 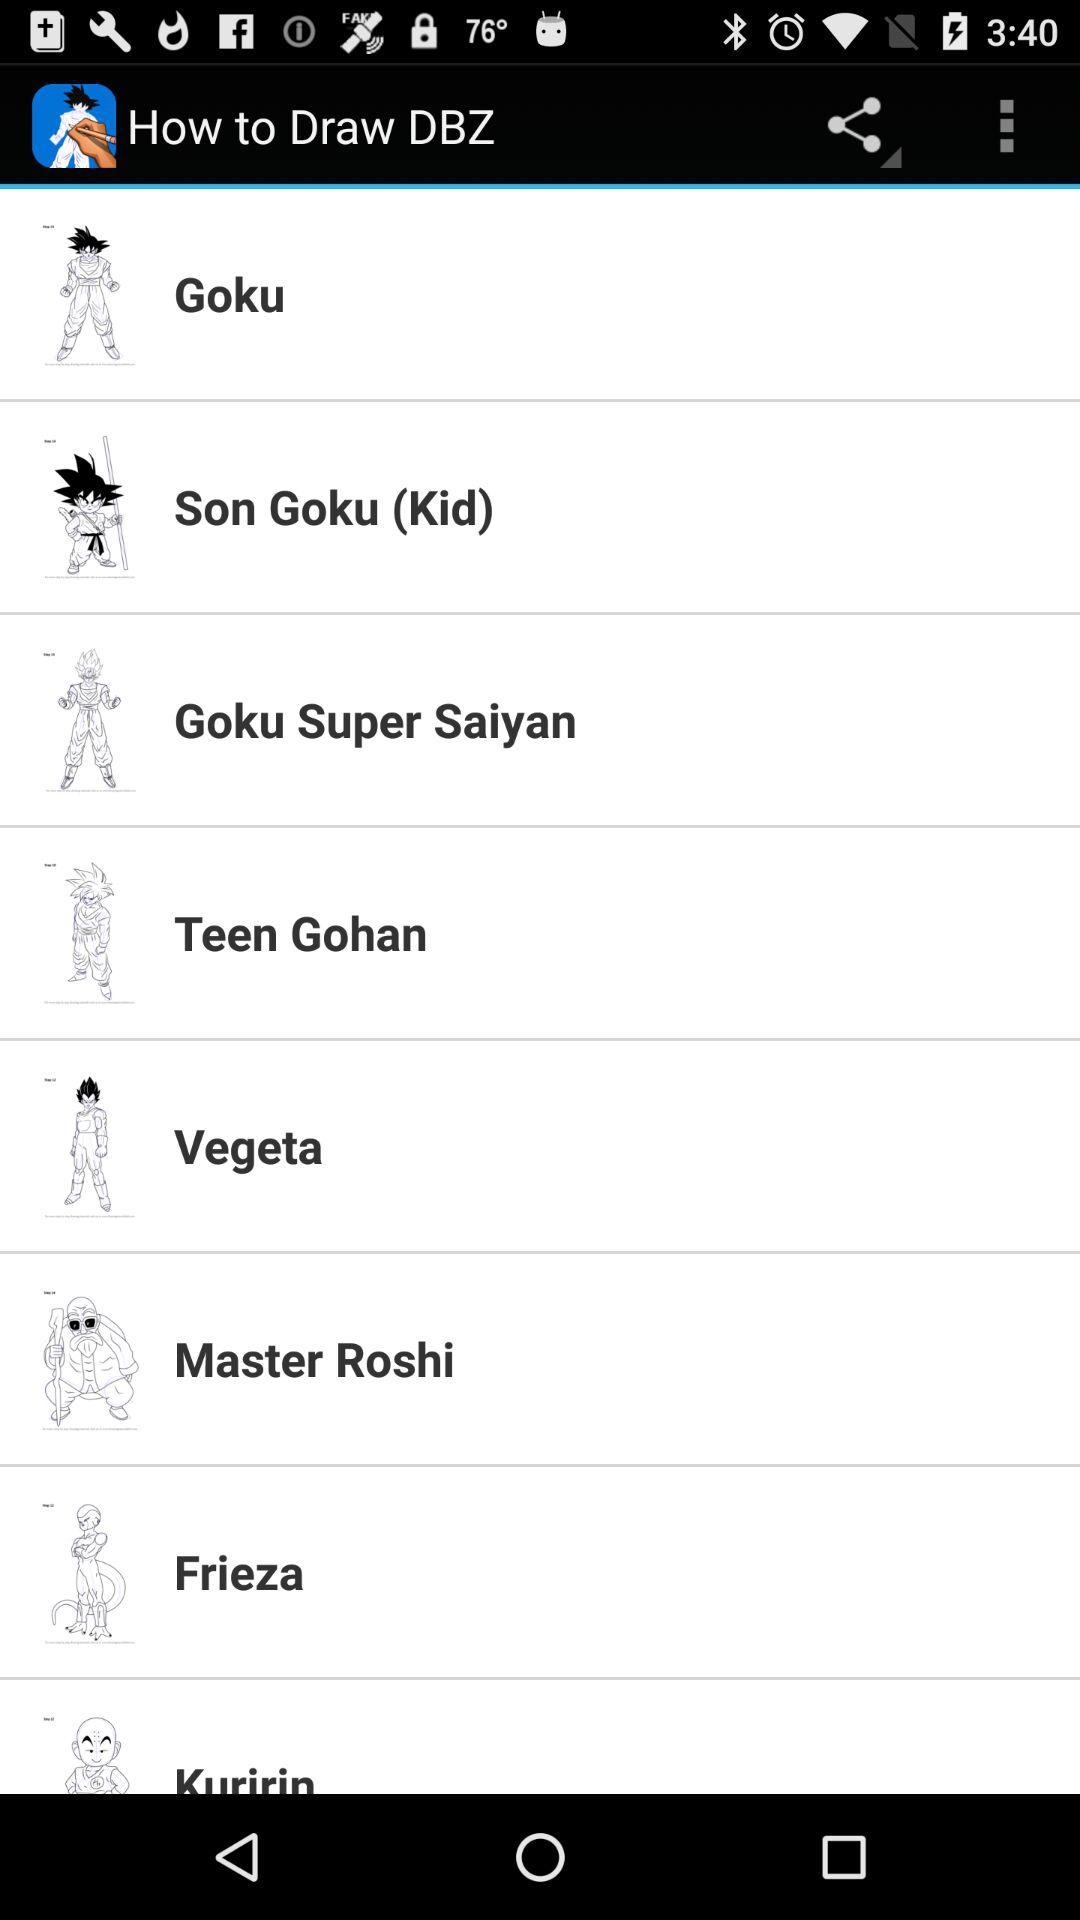 I want to click on the app above the vegeta icon, so click(x=613, y=931).